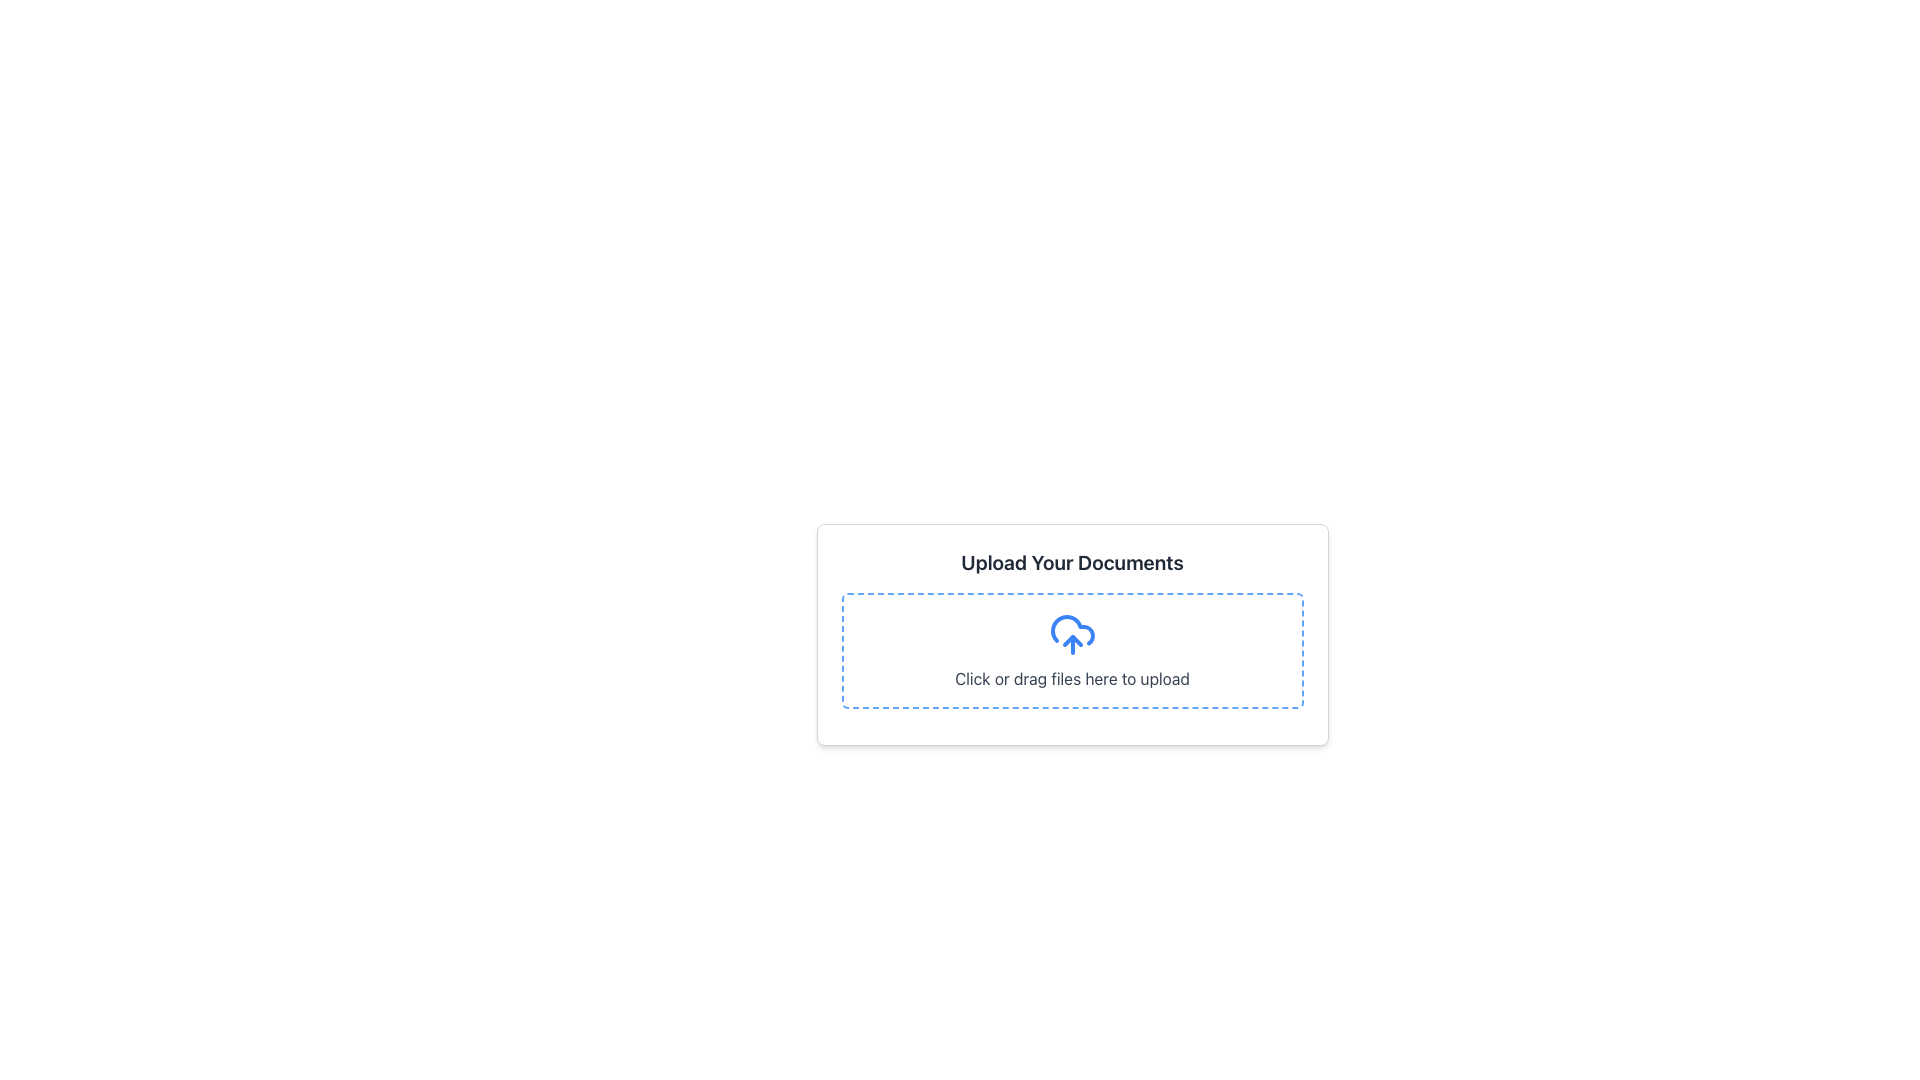 Image resolution: width=1920 pixels, height=1080 pixels. What do you see at coordinates (1071, 710) in the screenshot?
I see `the 'Upload Your Documents' file upload area` at bounding box center [1071, 710].